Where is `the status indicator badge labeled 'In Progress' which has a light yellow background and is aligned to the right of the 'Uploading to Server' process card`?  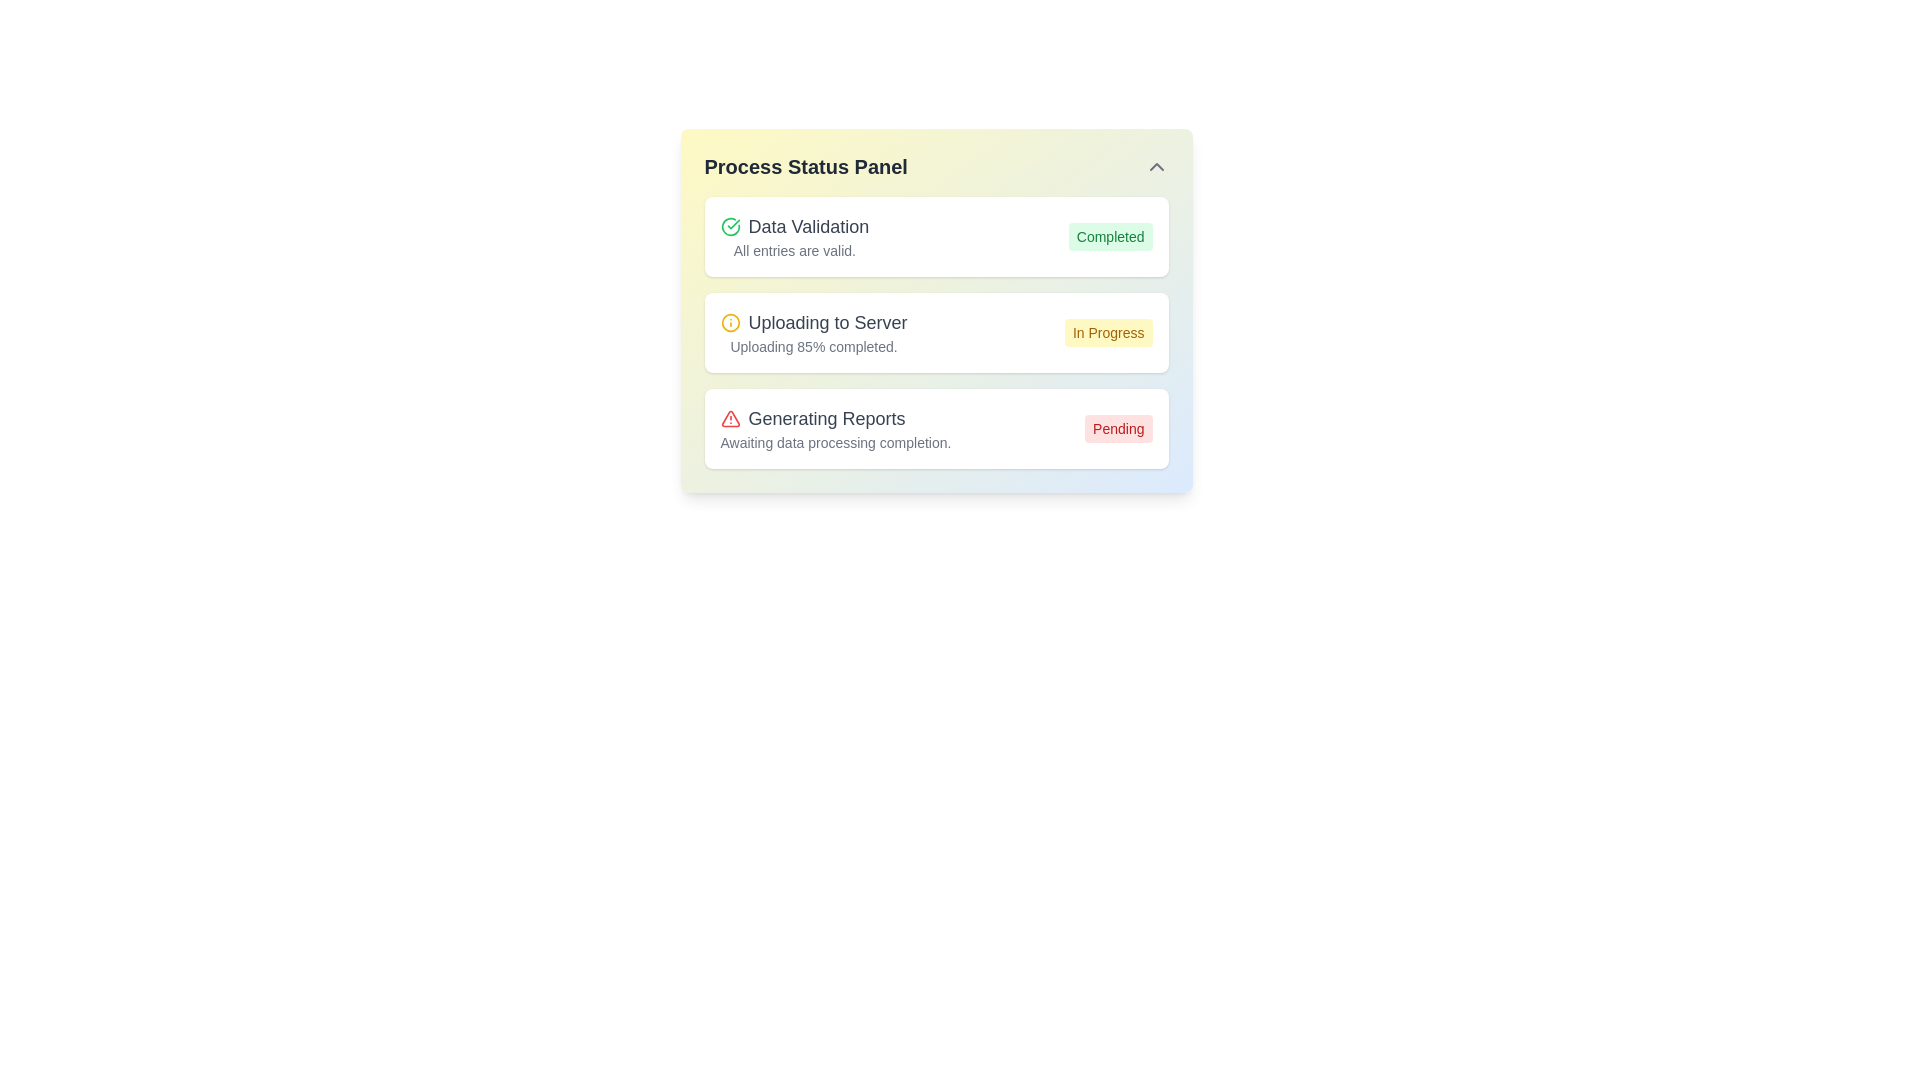
the status indicator badge labeled 'In Progress' which has a light yellow background and is aligned to the right of the 'Uploading to Server' process card is located at coordinates (1107, 331).